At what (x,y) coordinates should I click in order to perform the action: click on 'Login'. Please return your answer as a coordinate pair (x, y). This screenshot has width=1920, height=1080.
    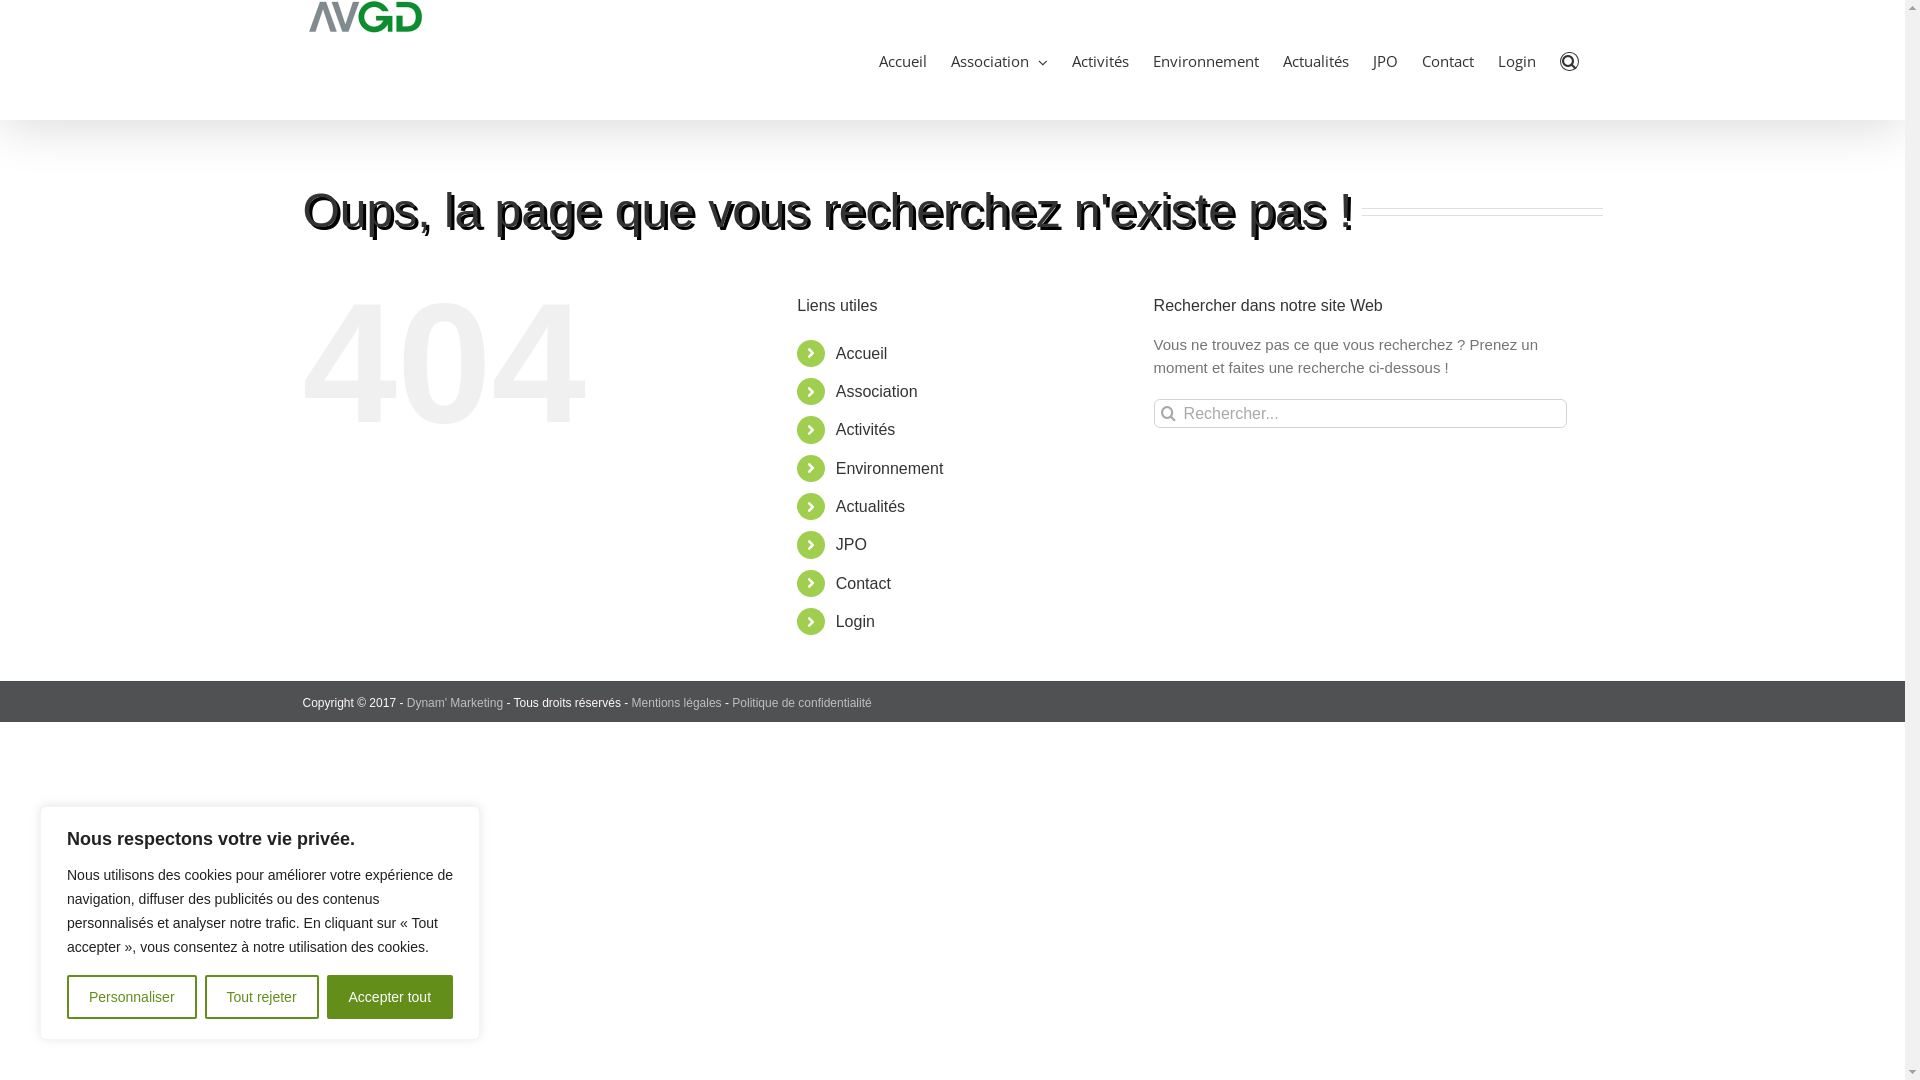
    Looking at the image, I should click on (1516, 59).